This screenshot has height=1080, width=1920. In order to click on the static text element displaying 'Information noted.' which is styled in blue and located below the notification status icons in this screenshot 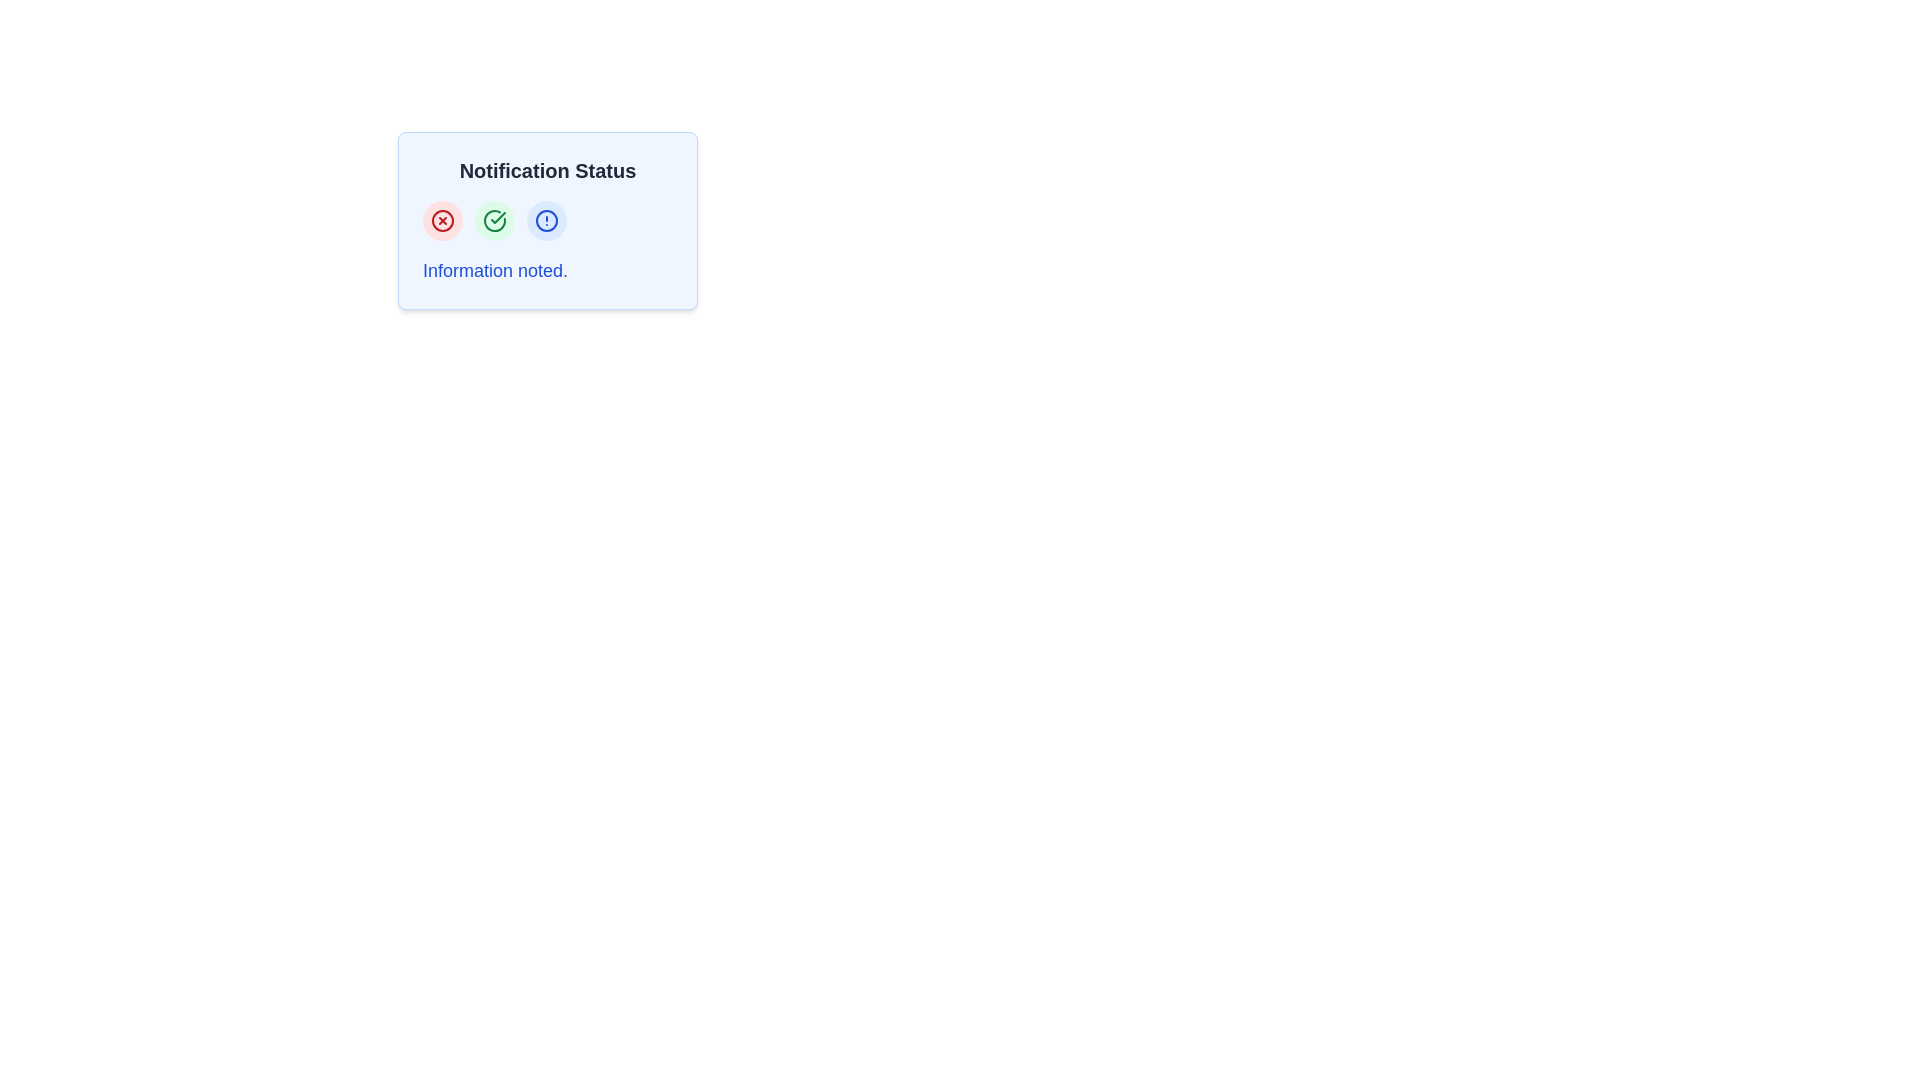, I will do `click(495, 270)`.